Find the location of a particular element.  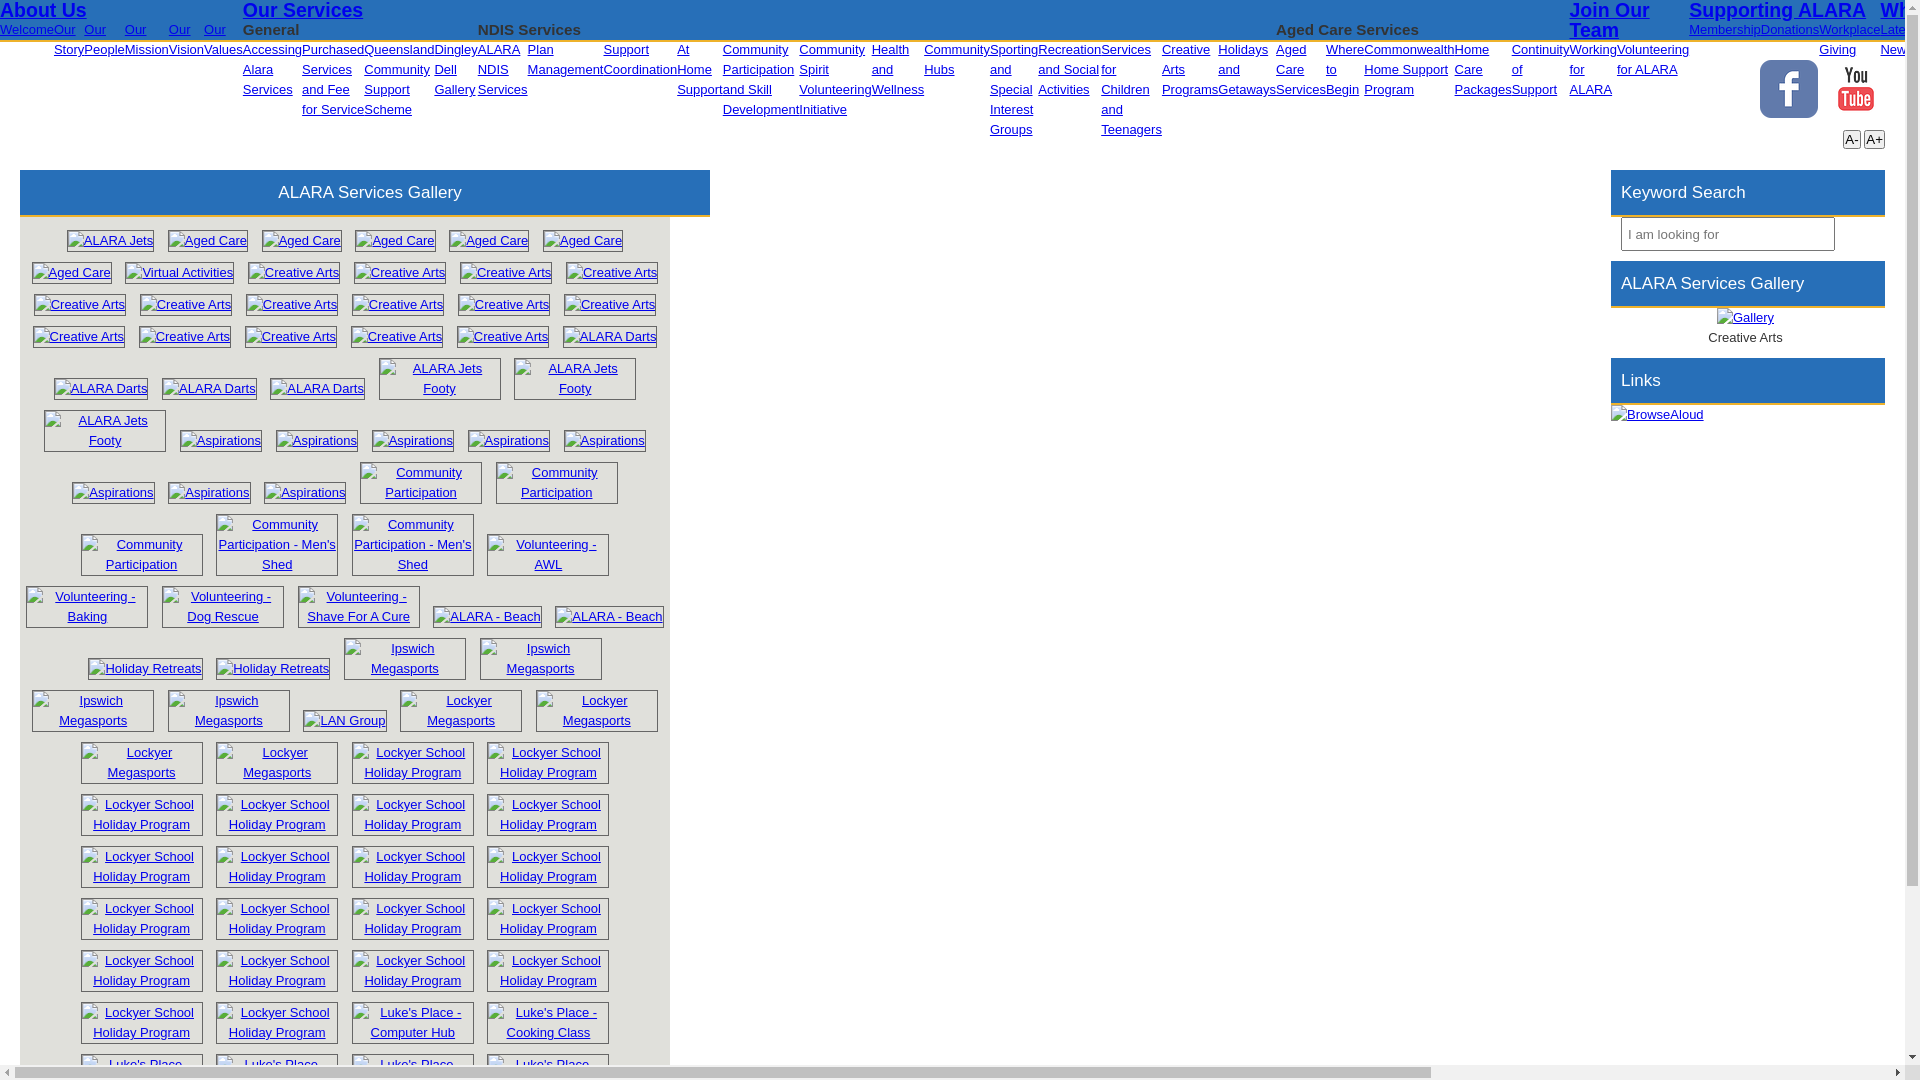

'Community Participation' is located at coordinates (420, 482).